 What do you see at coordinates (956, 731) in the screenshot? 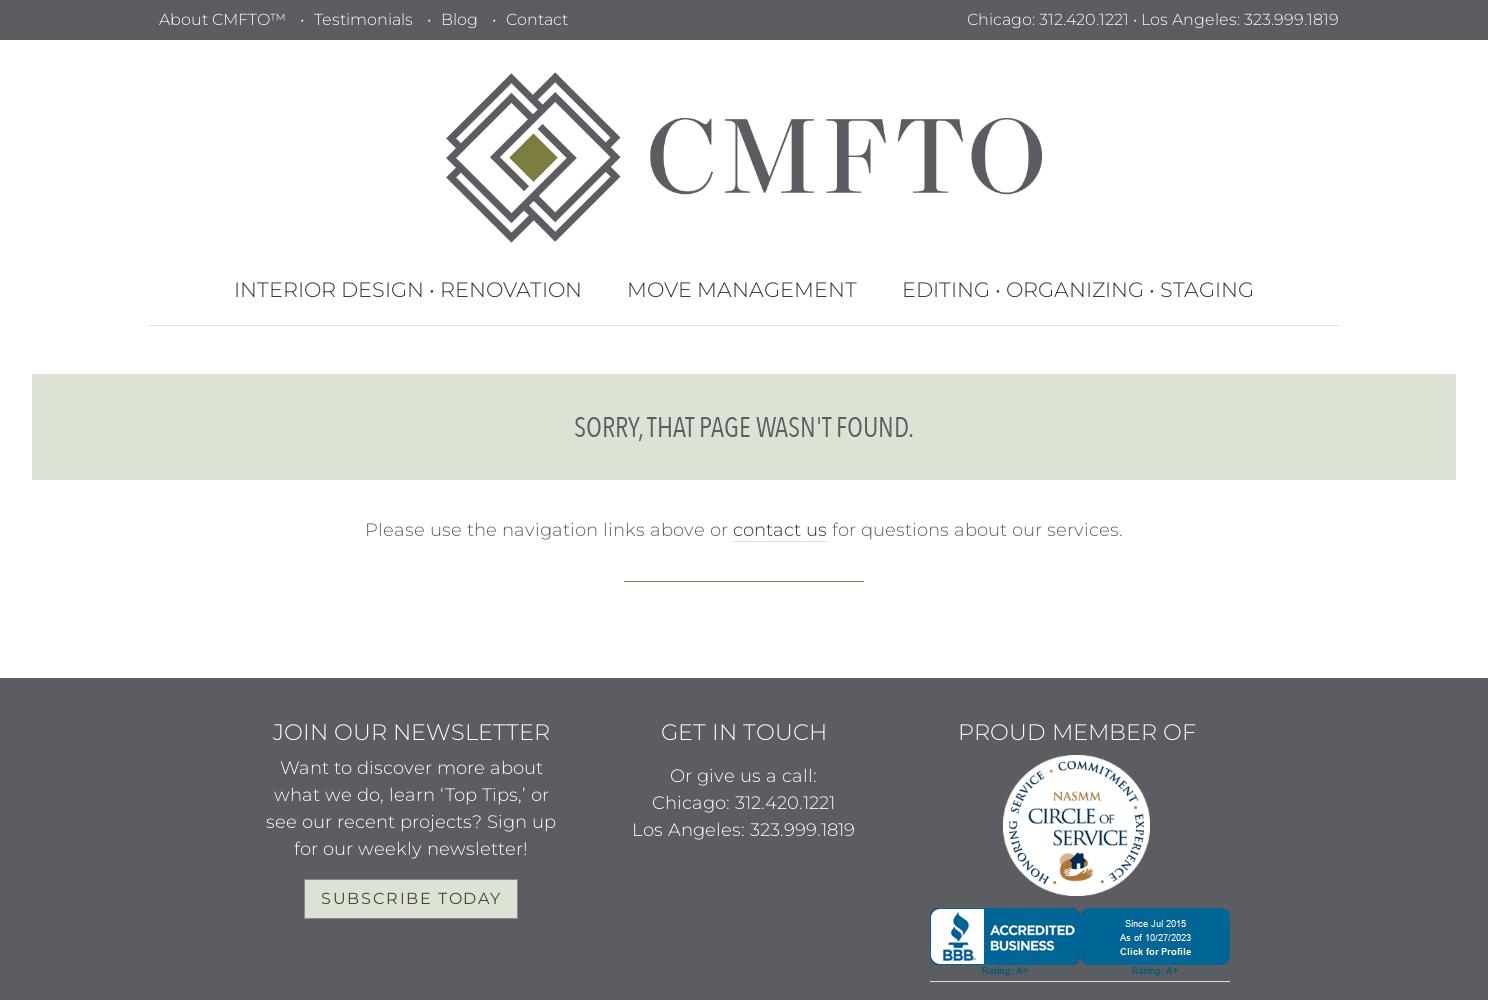
I see `'Proud Member Of'` at bounding box center [956, 731].